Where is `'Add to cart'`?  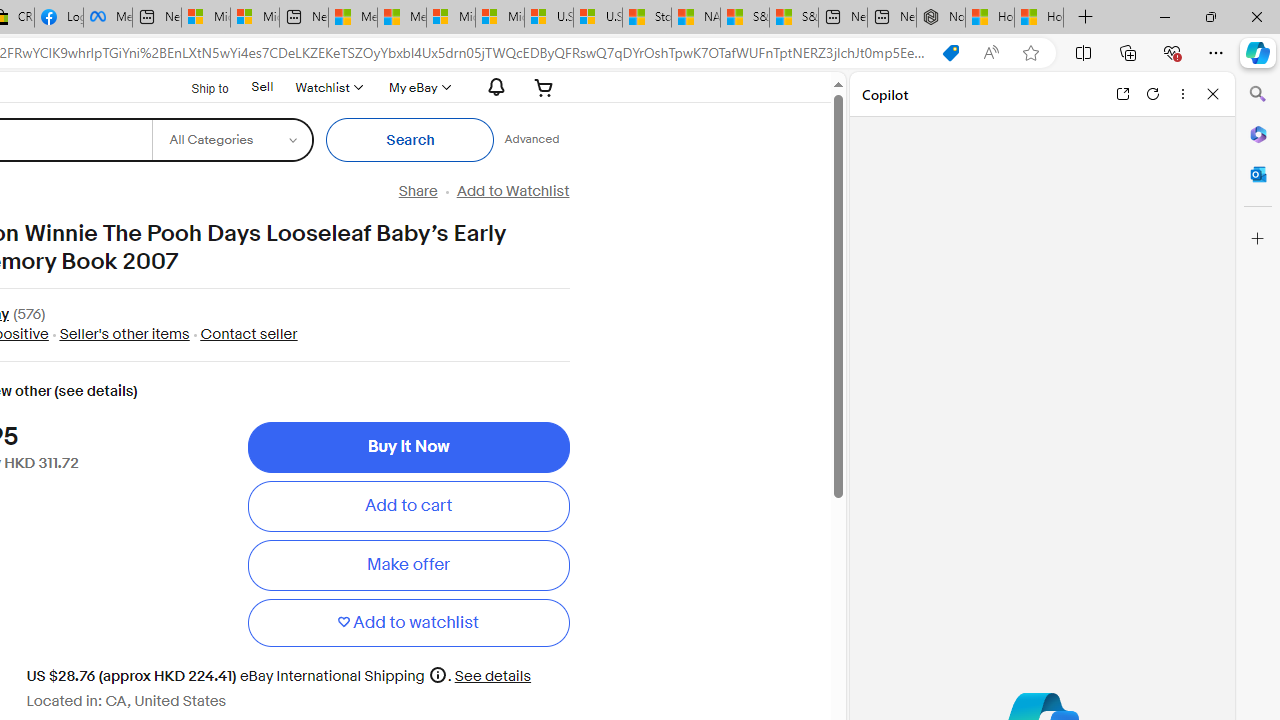 'Add to cart' is located at coordinates (407, 505).